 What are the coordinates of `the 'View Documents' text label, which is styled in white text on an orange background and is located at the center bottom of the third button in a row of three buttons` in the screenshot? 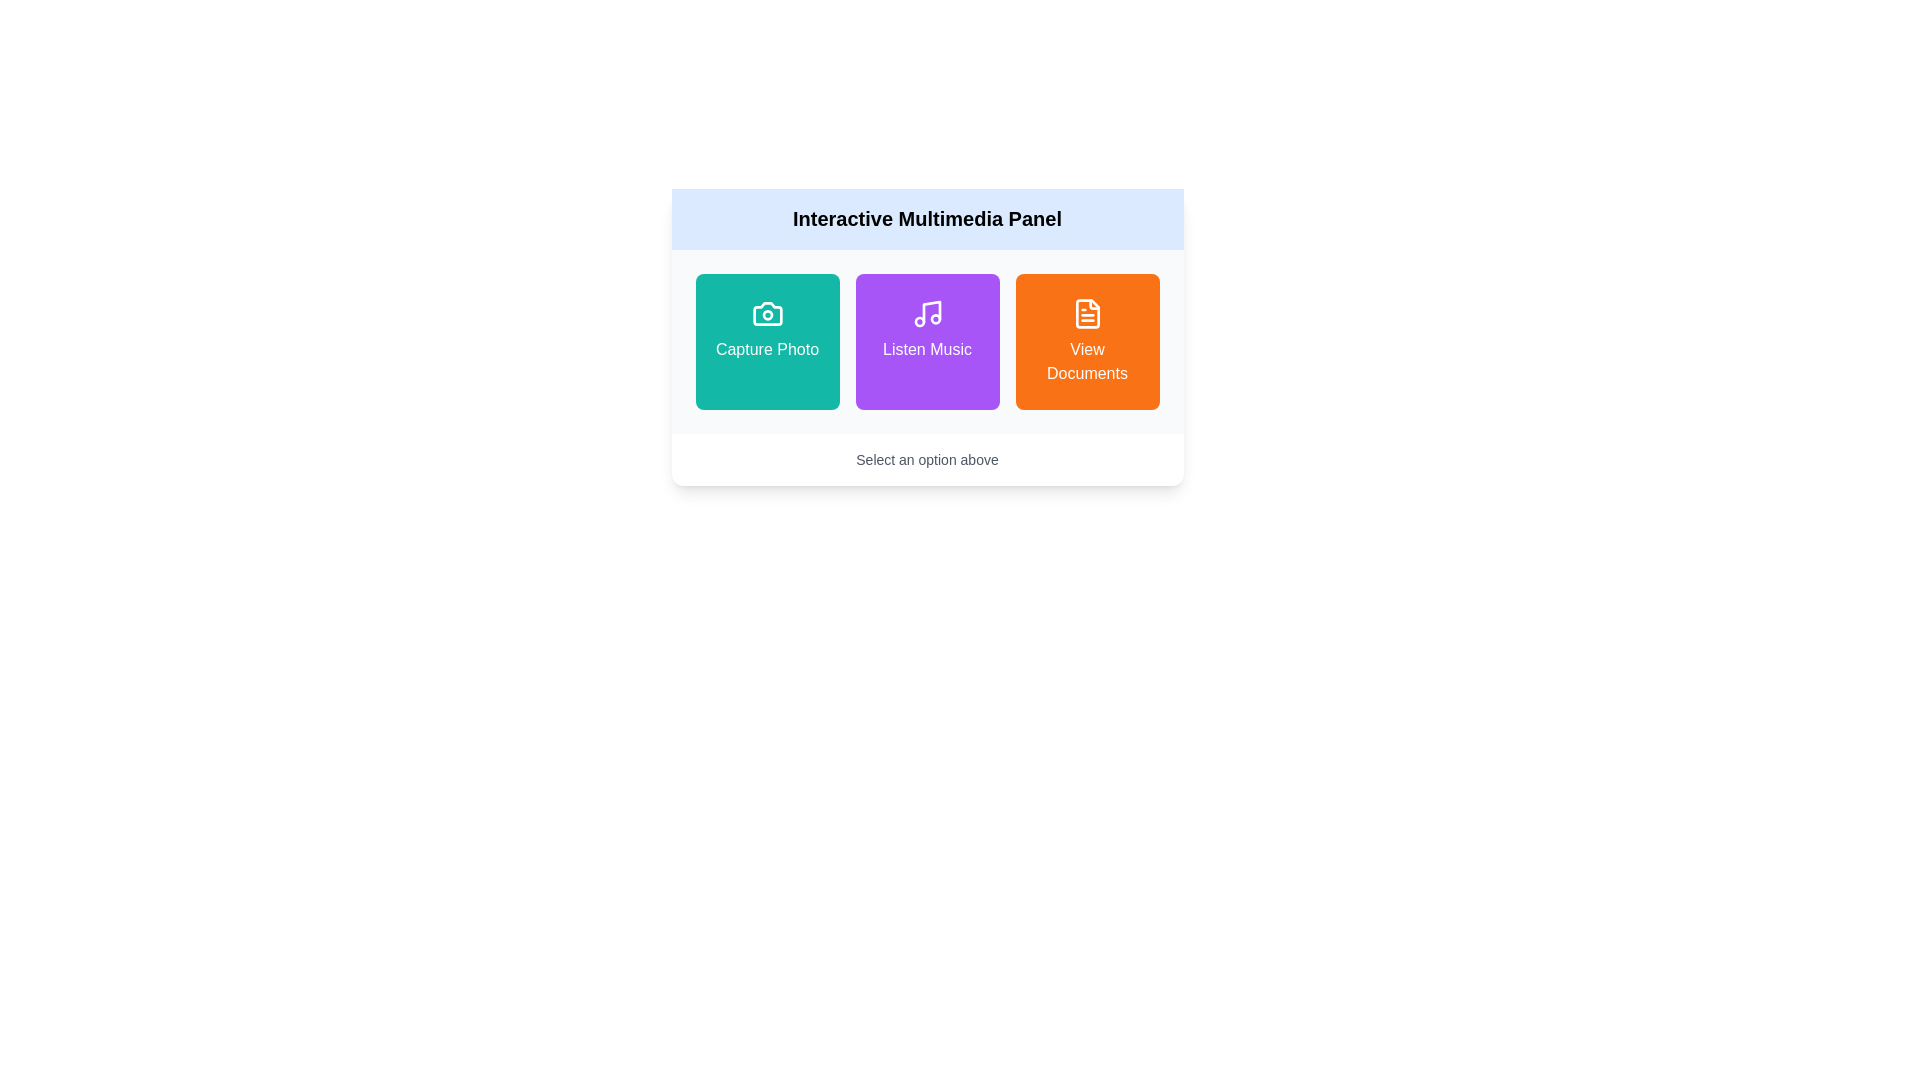 It's located at (1086, 362).